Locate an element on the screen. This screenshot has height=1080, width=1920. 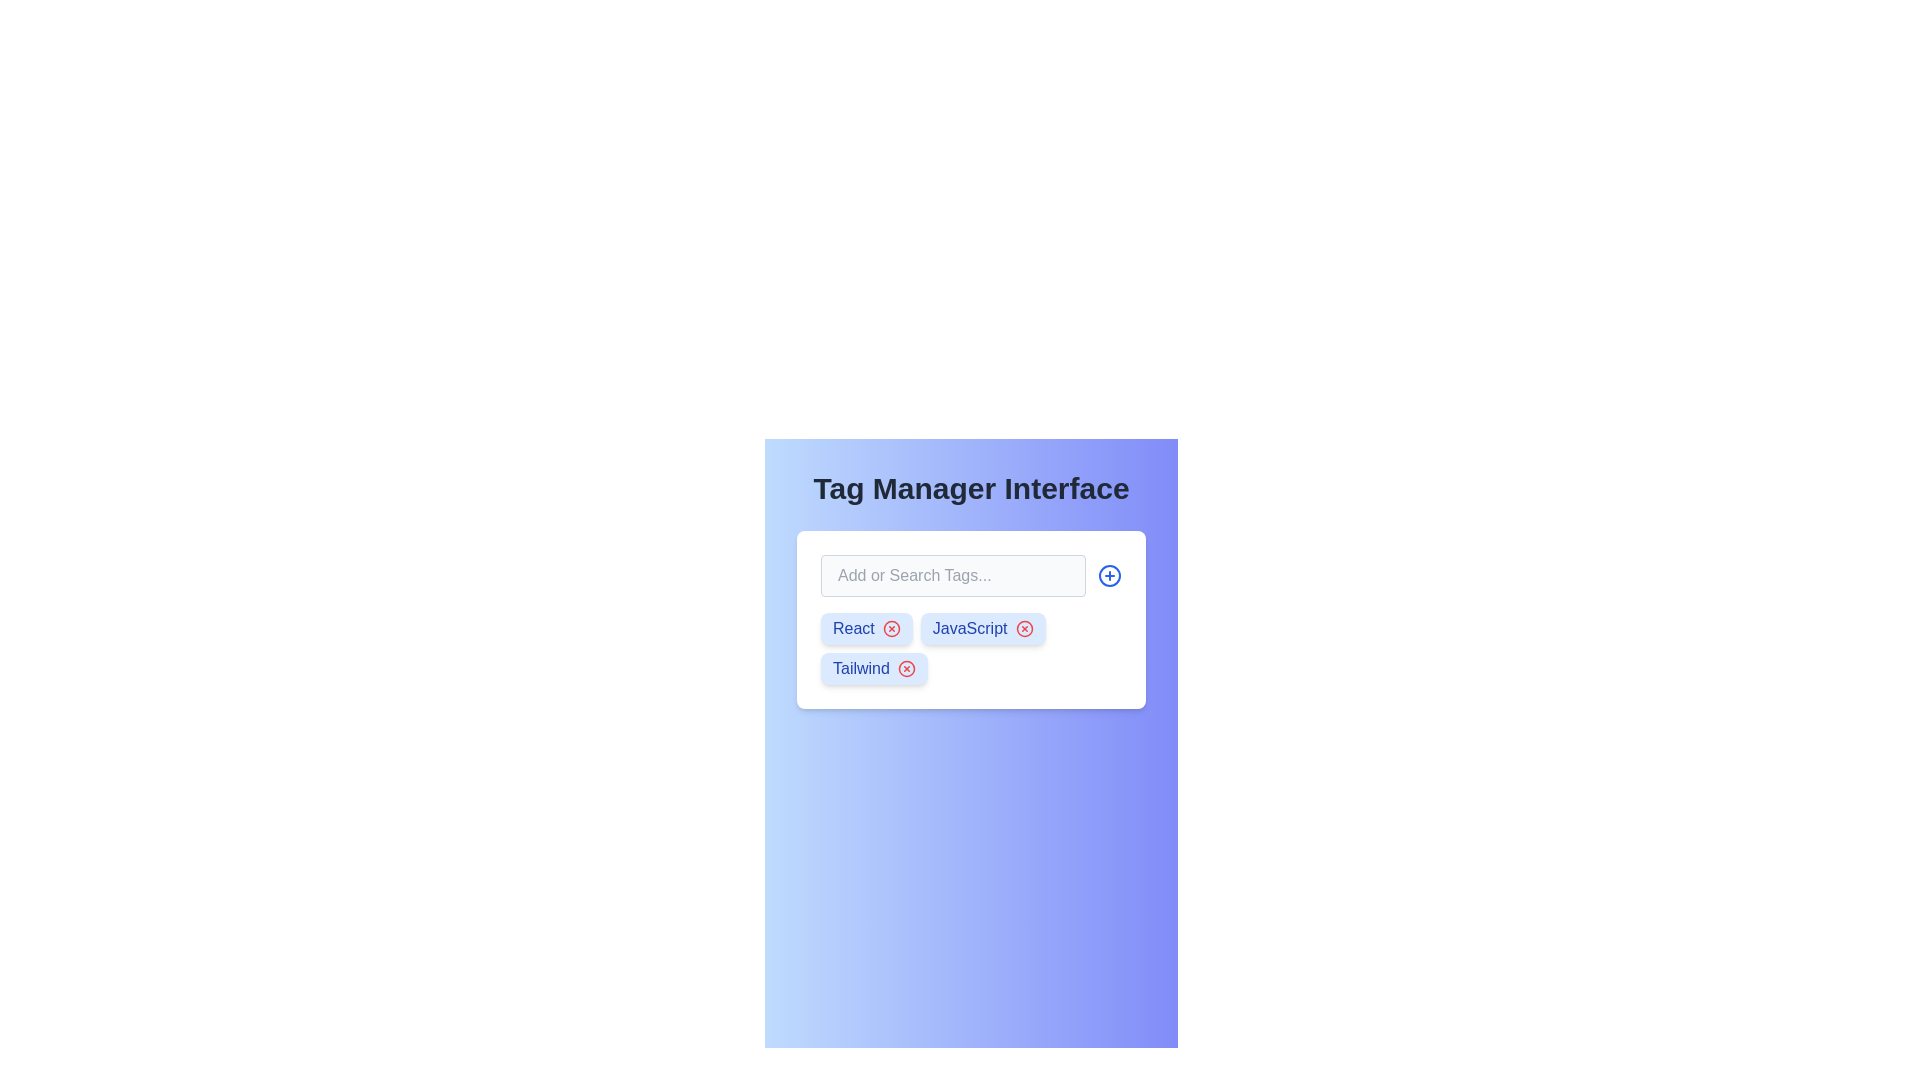
the 'React' tag element which has a red icon for removal, positioned at the top-left of the tag group is located at coordinates (866, 627).